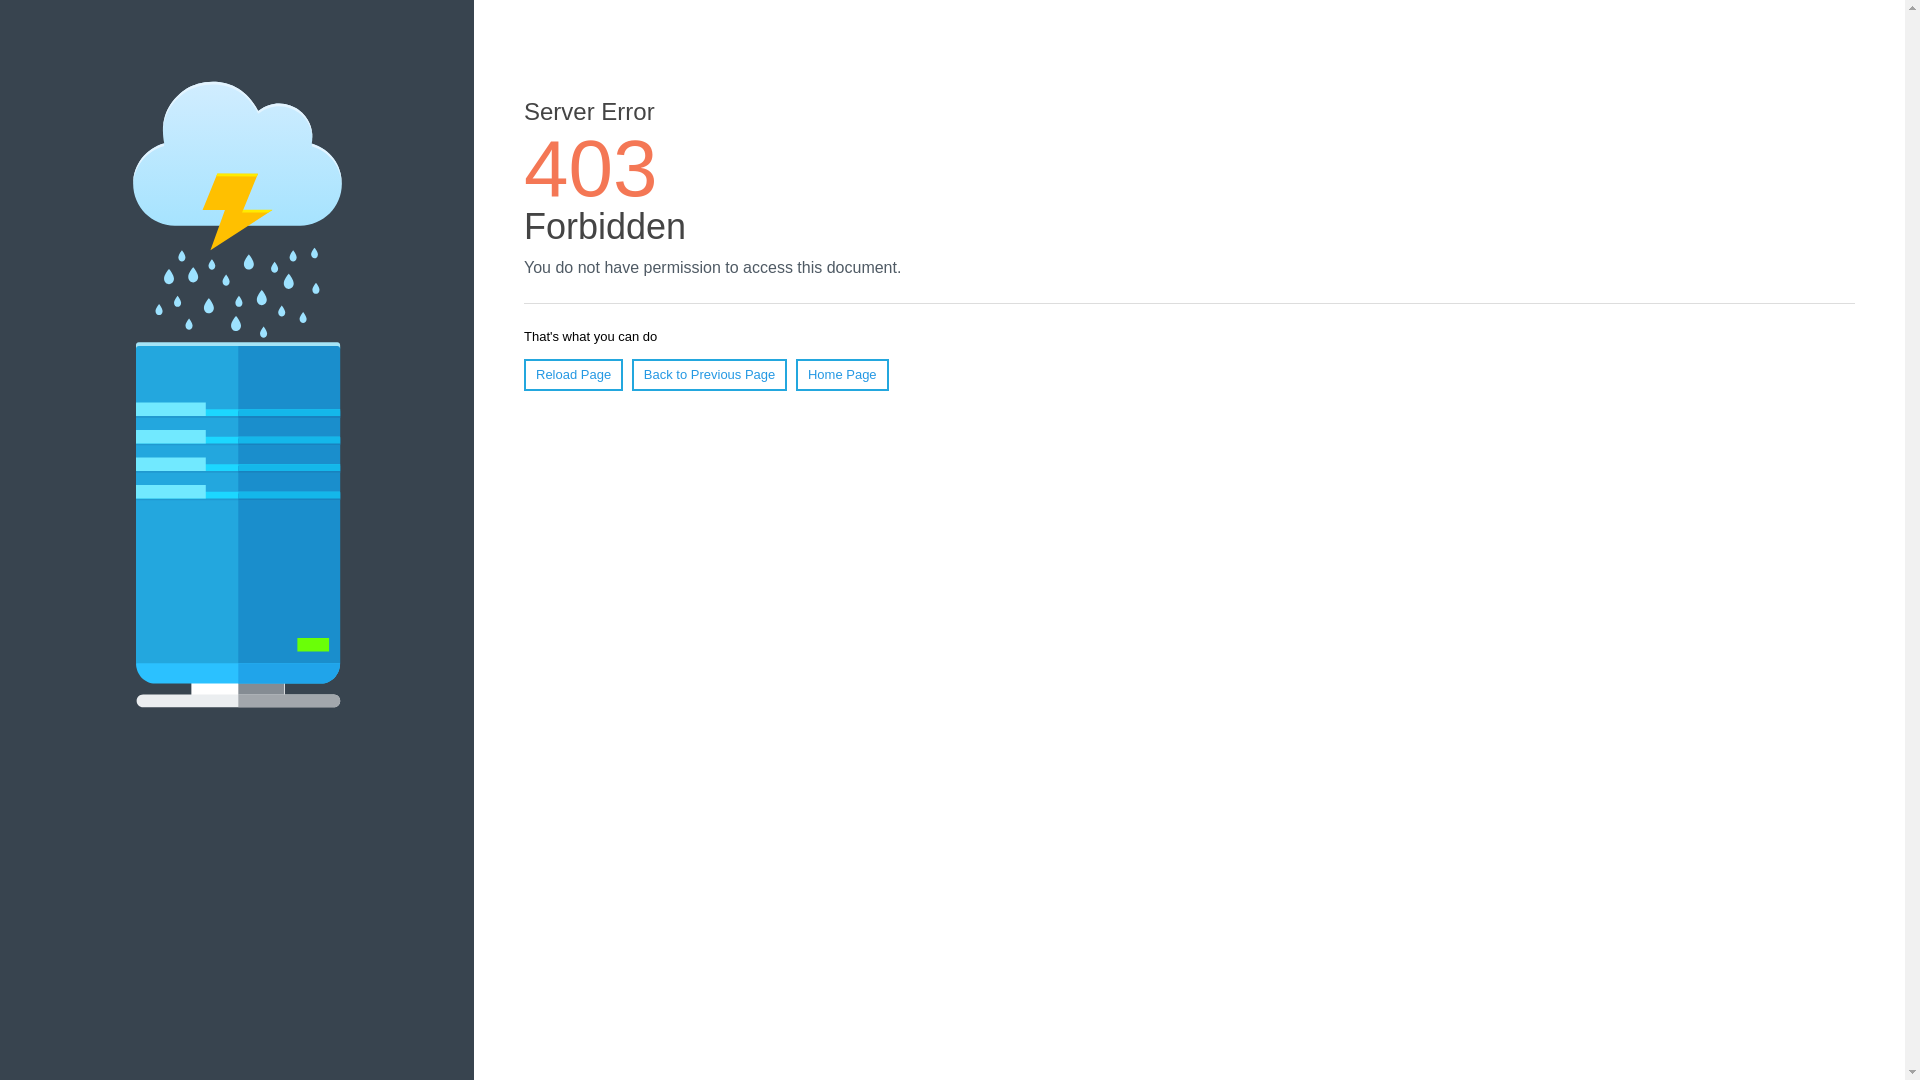  Describe the element at coordinates (842, 374) in the screenshot. I see `'Home Page'` at that location.